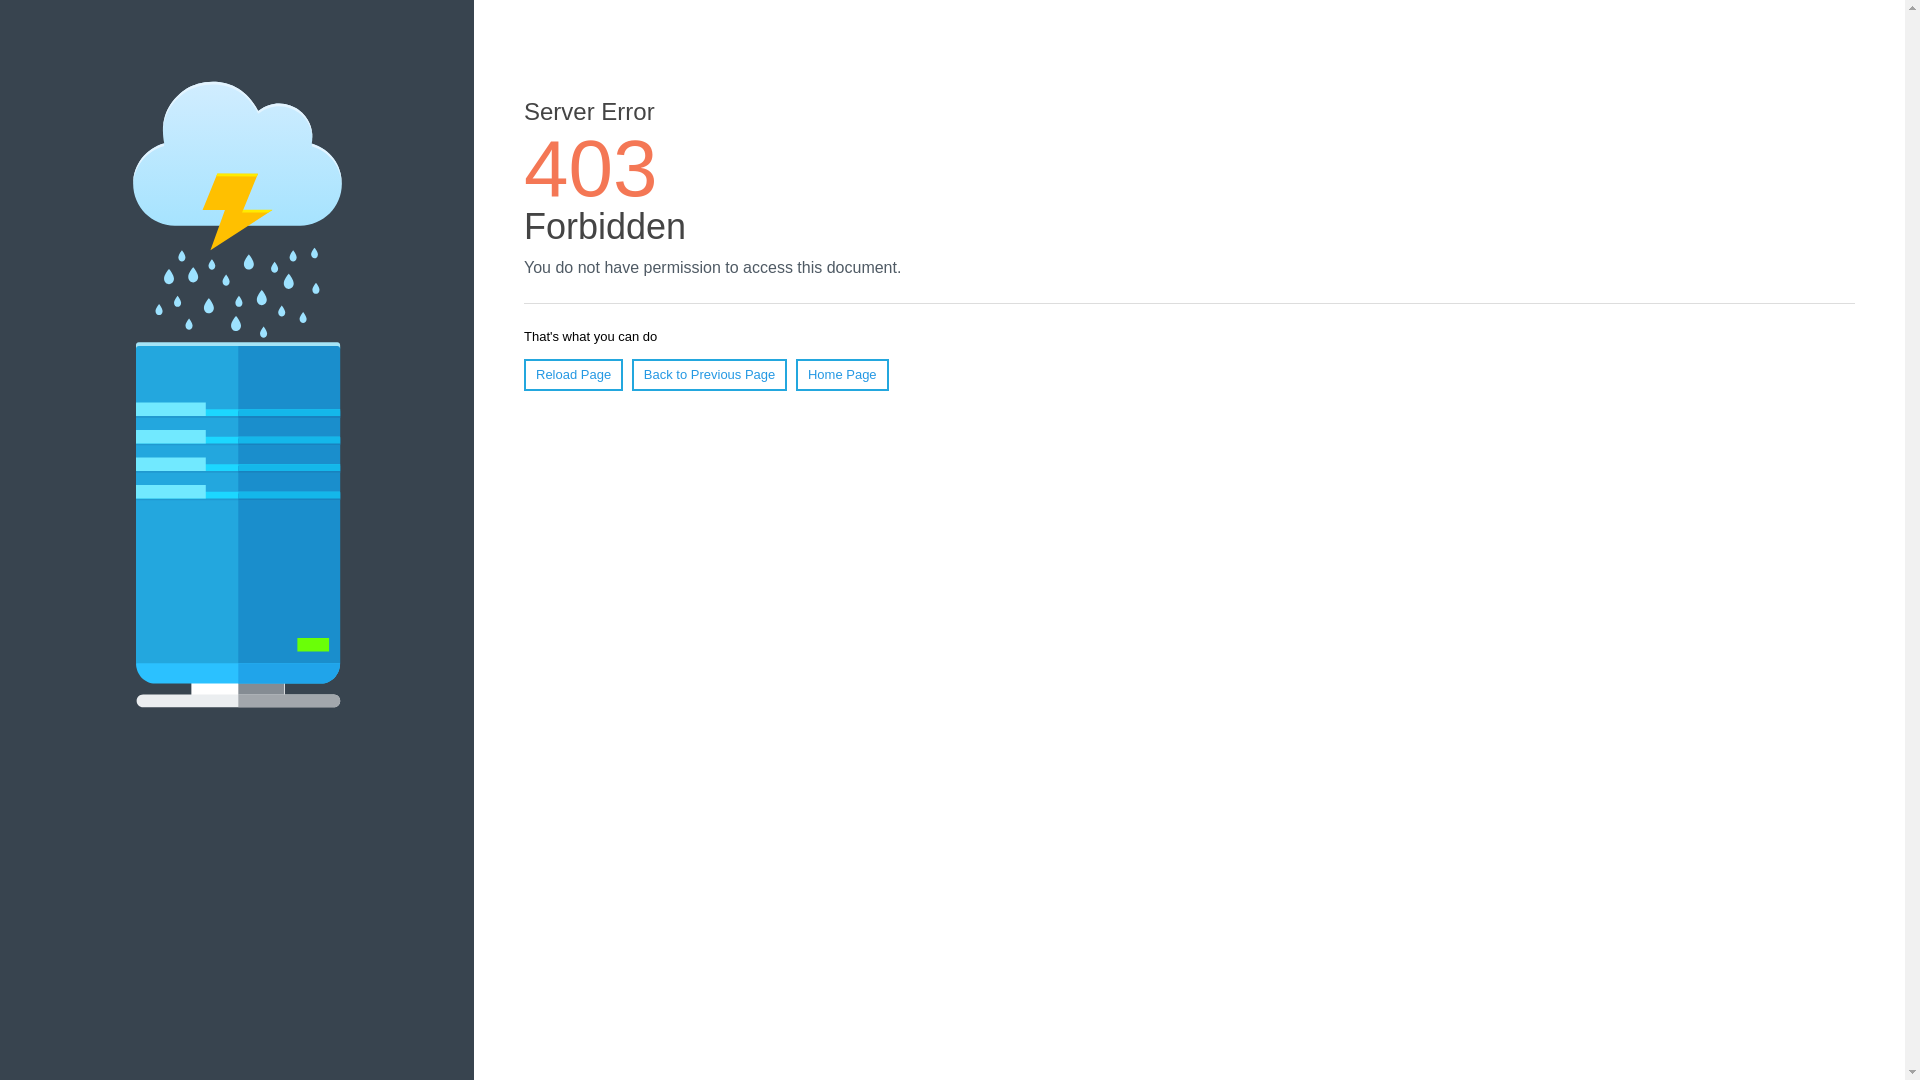  Describe the element at coordinates (842, 374) in the screenshot. I see `'Home Page'` at that location.